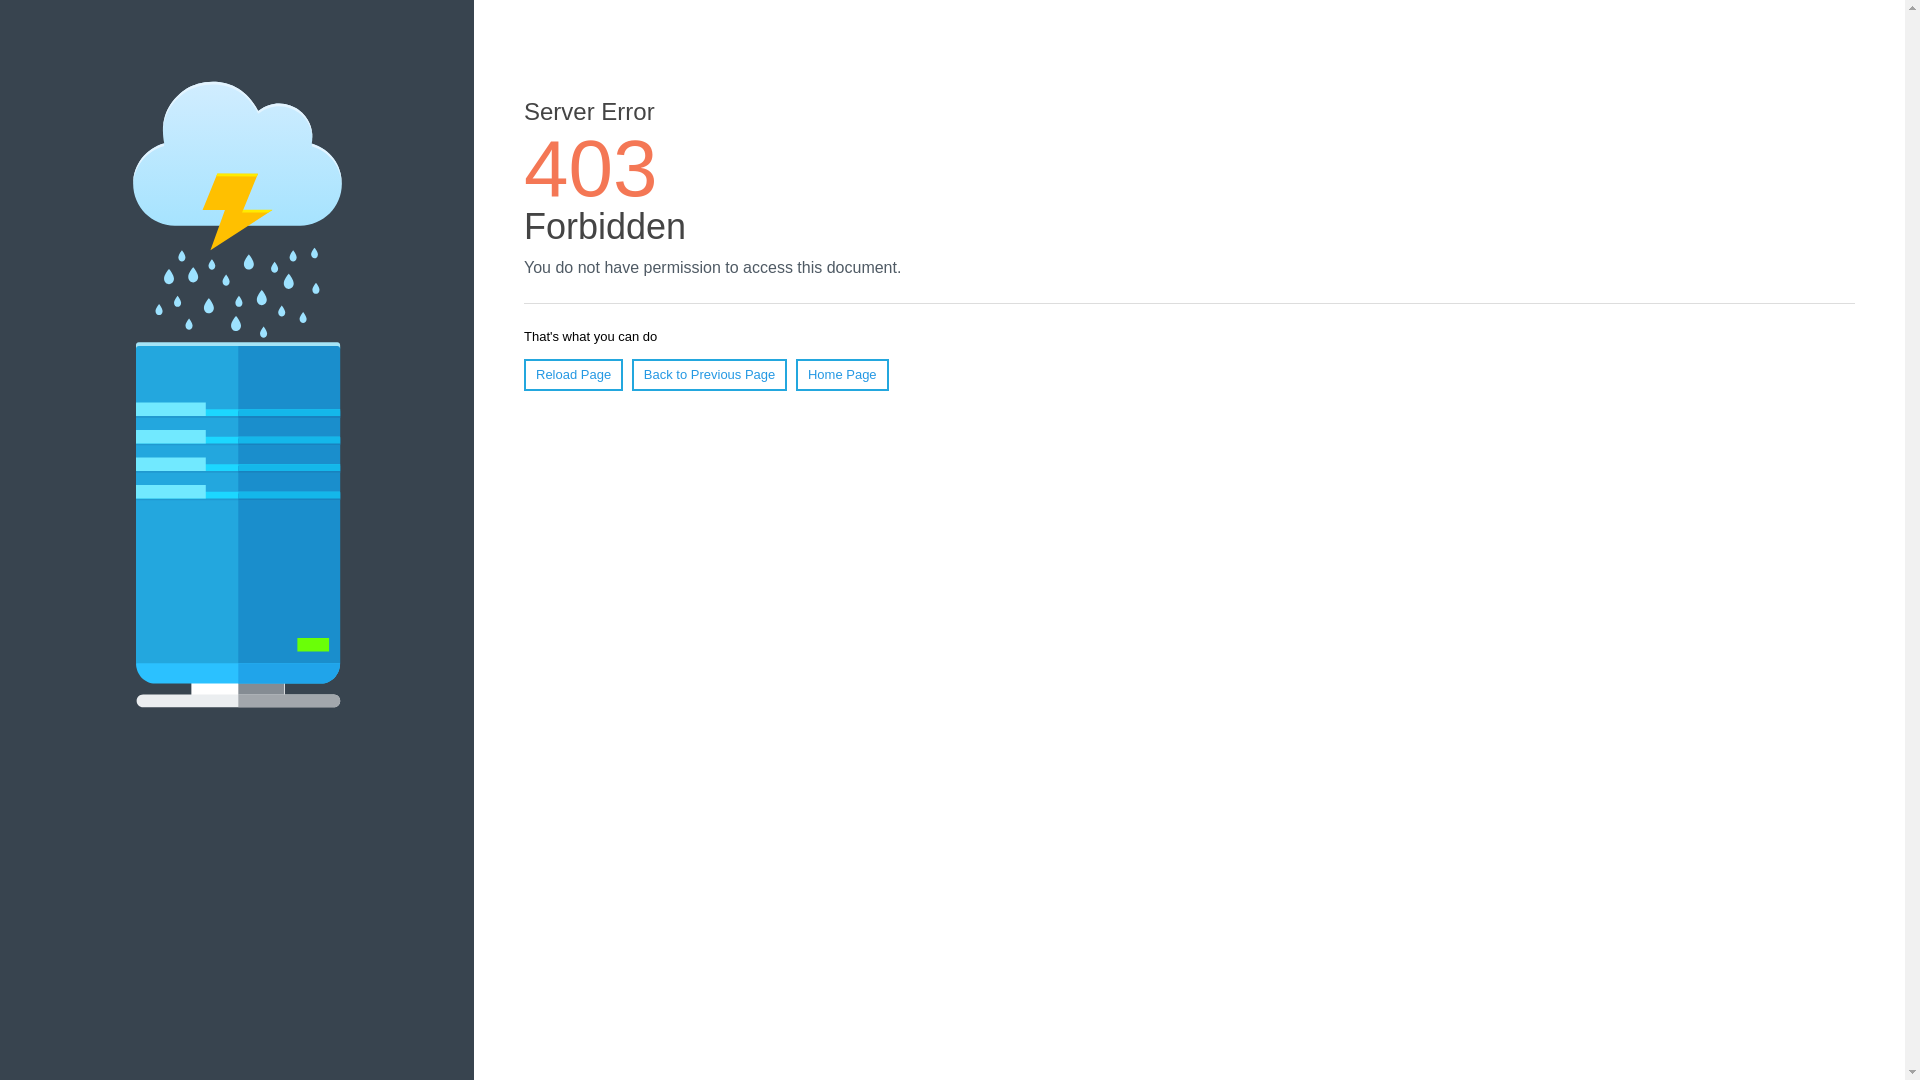  Describe the element at coordinates (842, 374) in the screenshot. I see `'Home Page'` at that location.